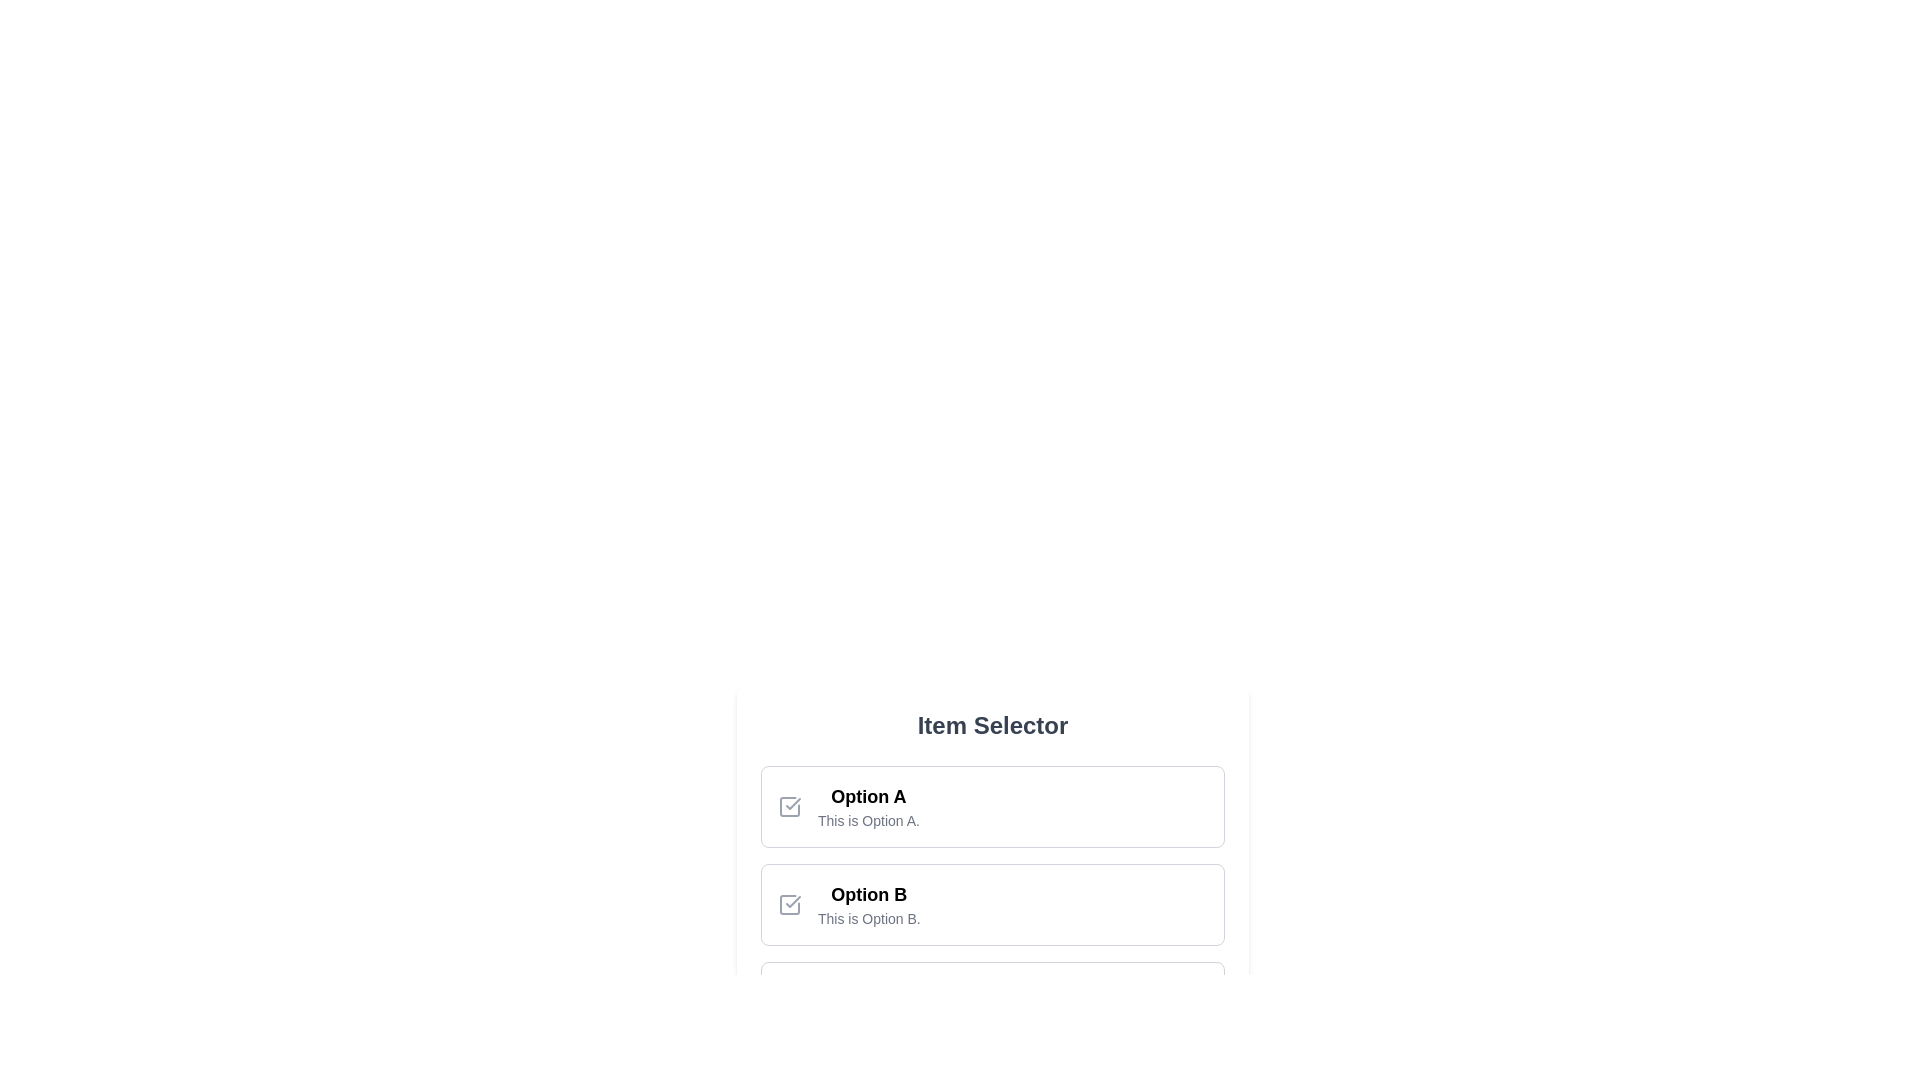 Image resolution: width=1920 pixels, height=1080 pixels. Describe the element at coordinates (869, 893) in the screenshot. I see `the bold and large label displaying 'Option B' located under the 'Item Selector' heading, which is part of a selection box containing a checkbox and descriptive text` at that location.